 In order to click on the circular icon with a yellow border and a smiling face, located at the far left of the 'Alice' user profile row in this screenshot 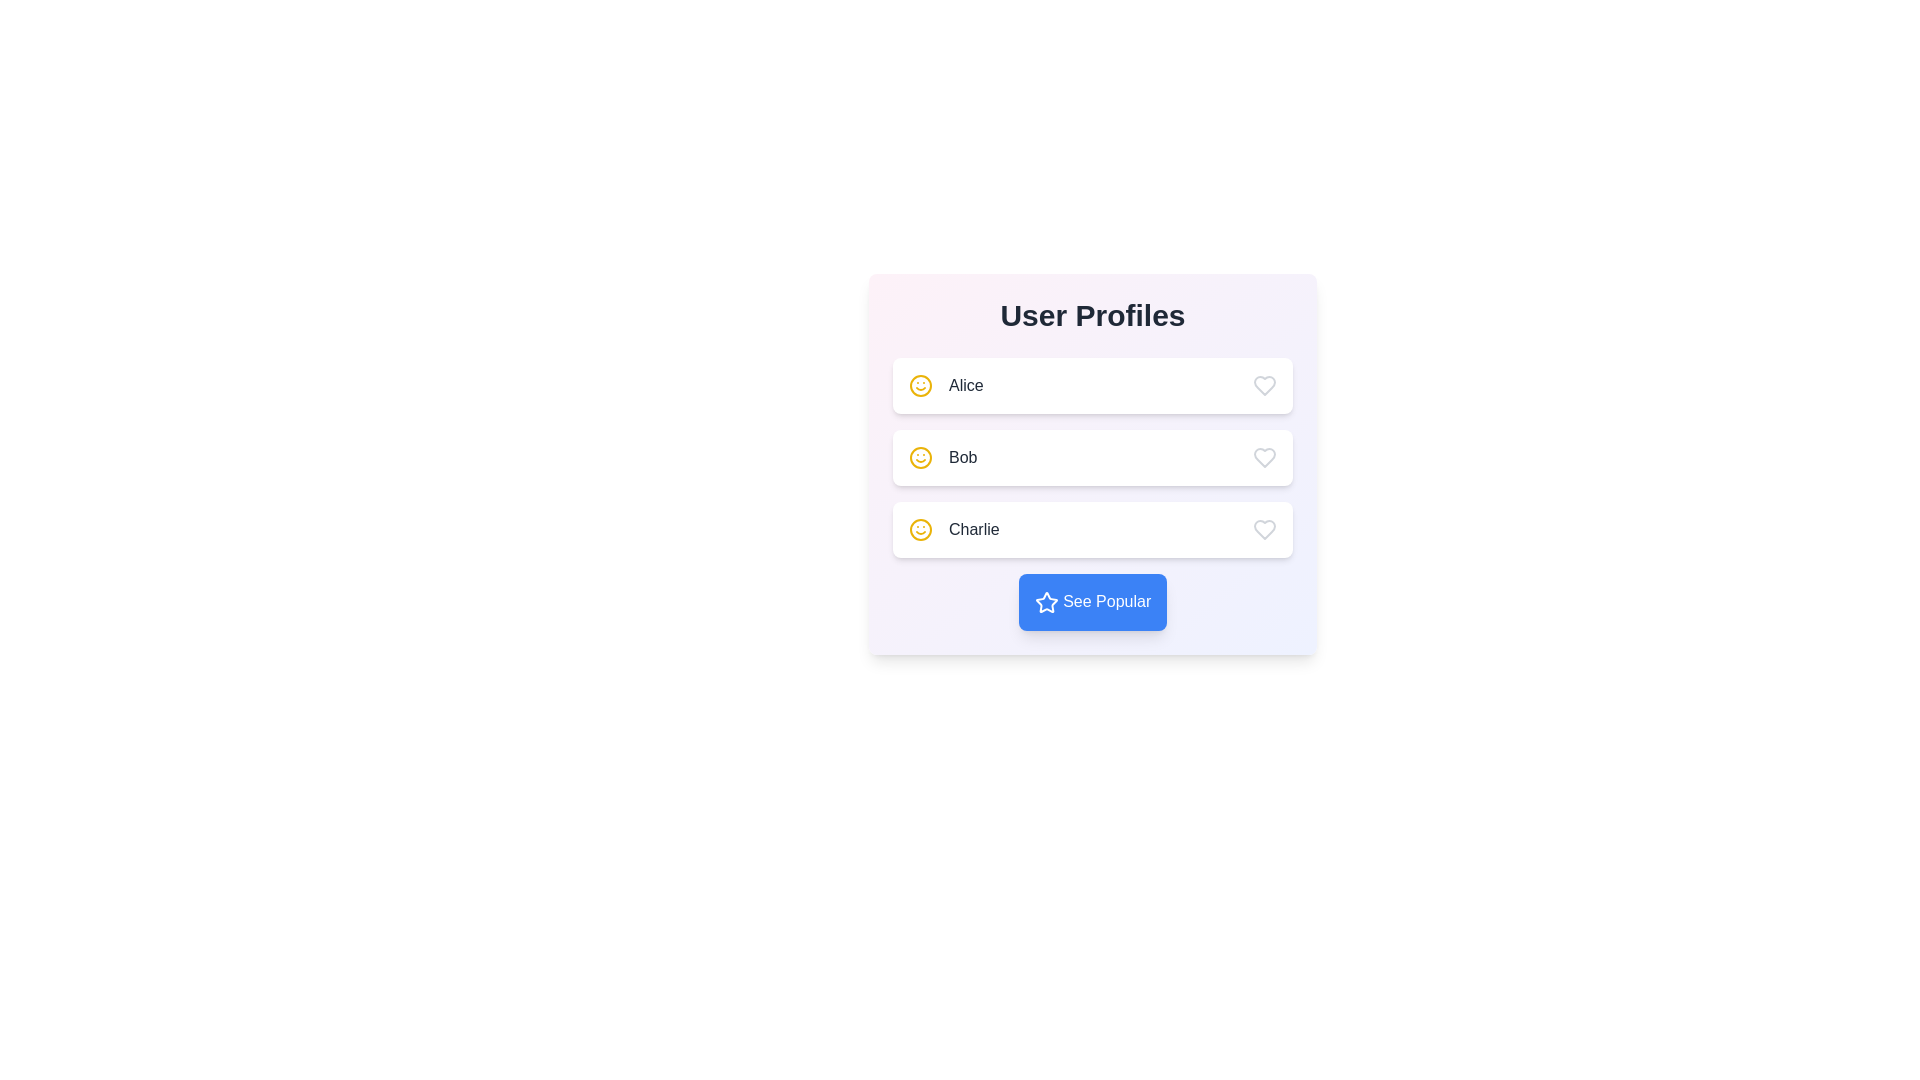, I will do `click(920, 385)`.